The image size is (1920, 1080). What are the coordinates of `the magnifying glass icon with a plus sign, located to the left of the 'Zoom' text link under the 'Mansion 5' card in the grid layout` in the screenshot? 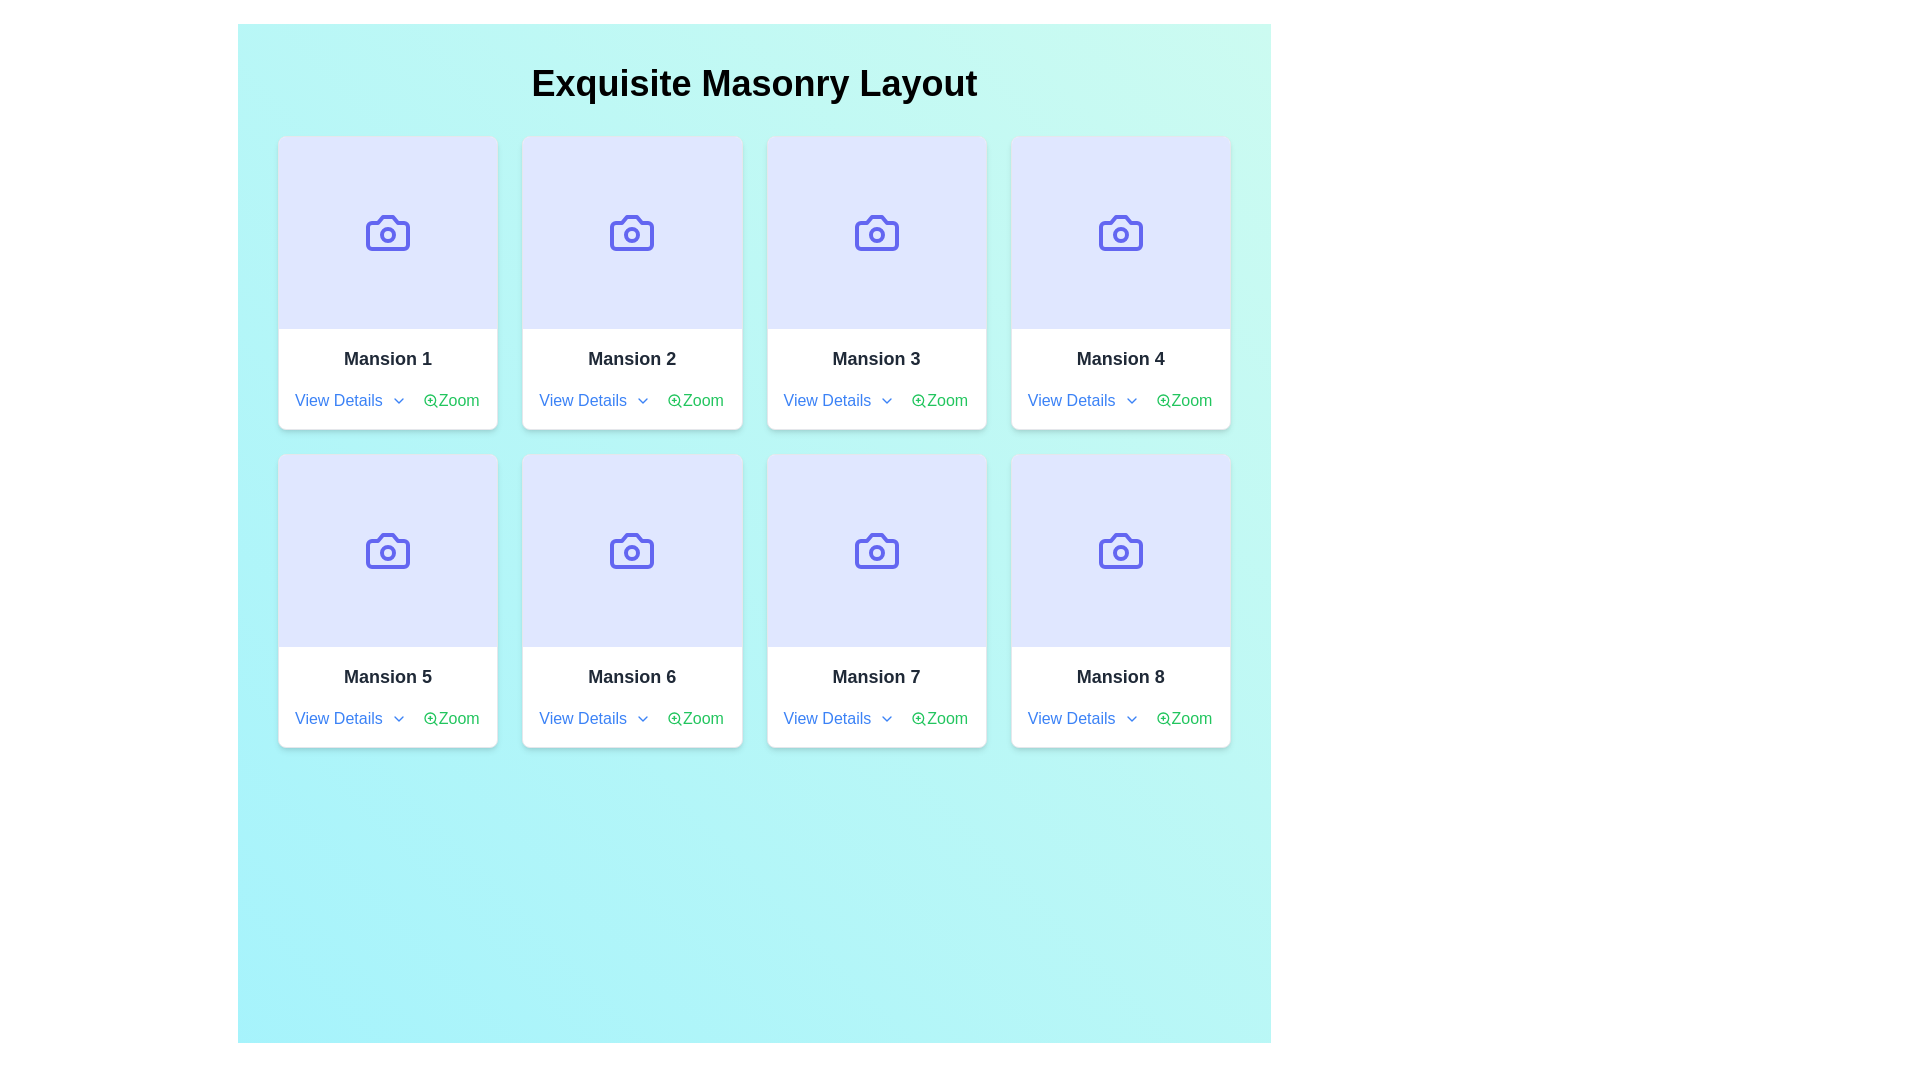 It's located at (429, 717).